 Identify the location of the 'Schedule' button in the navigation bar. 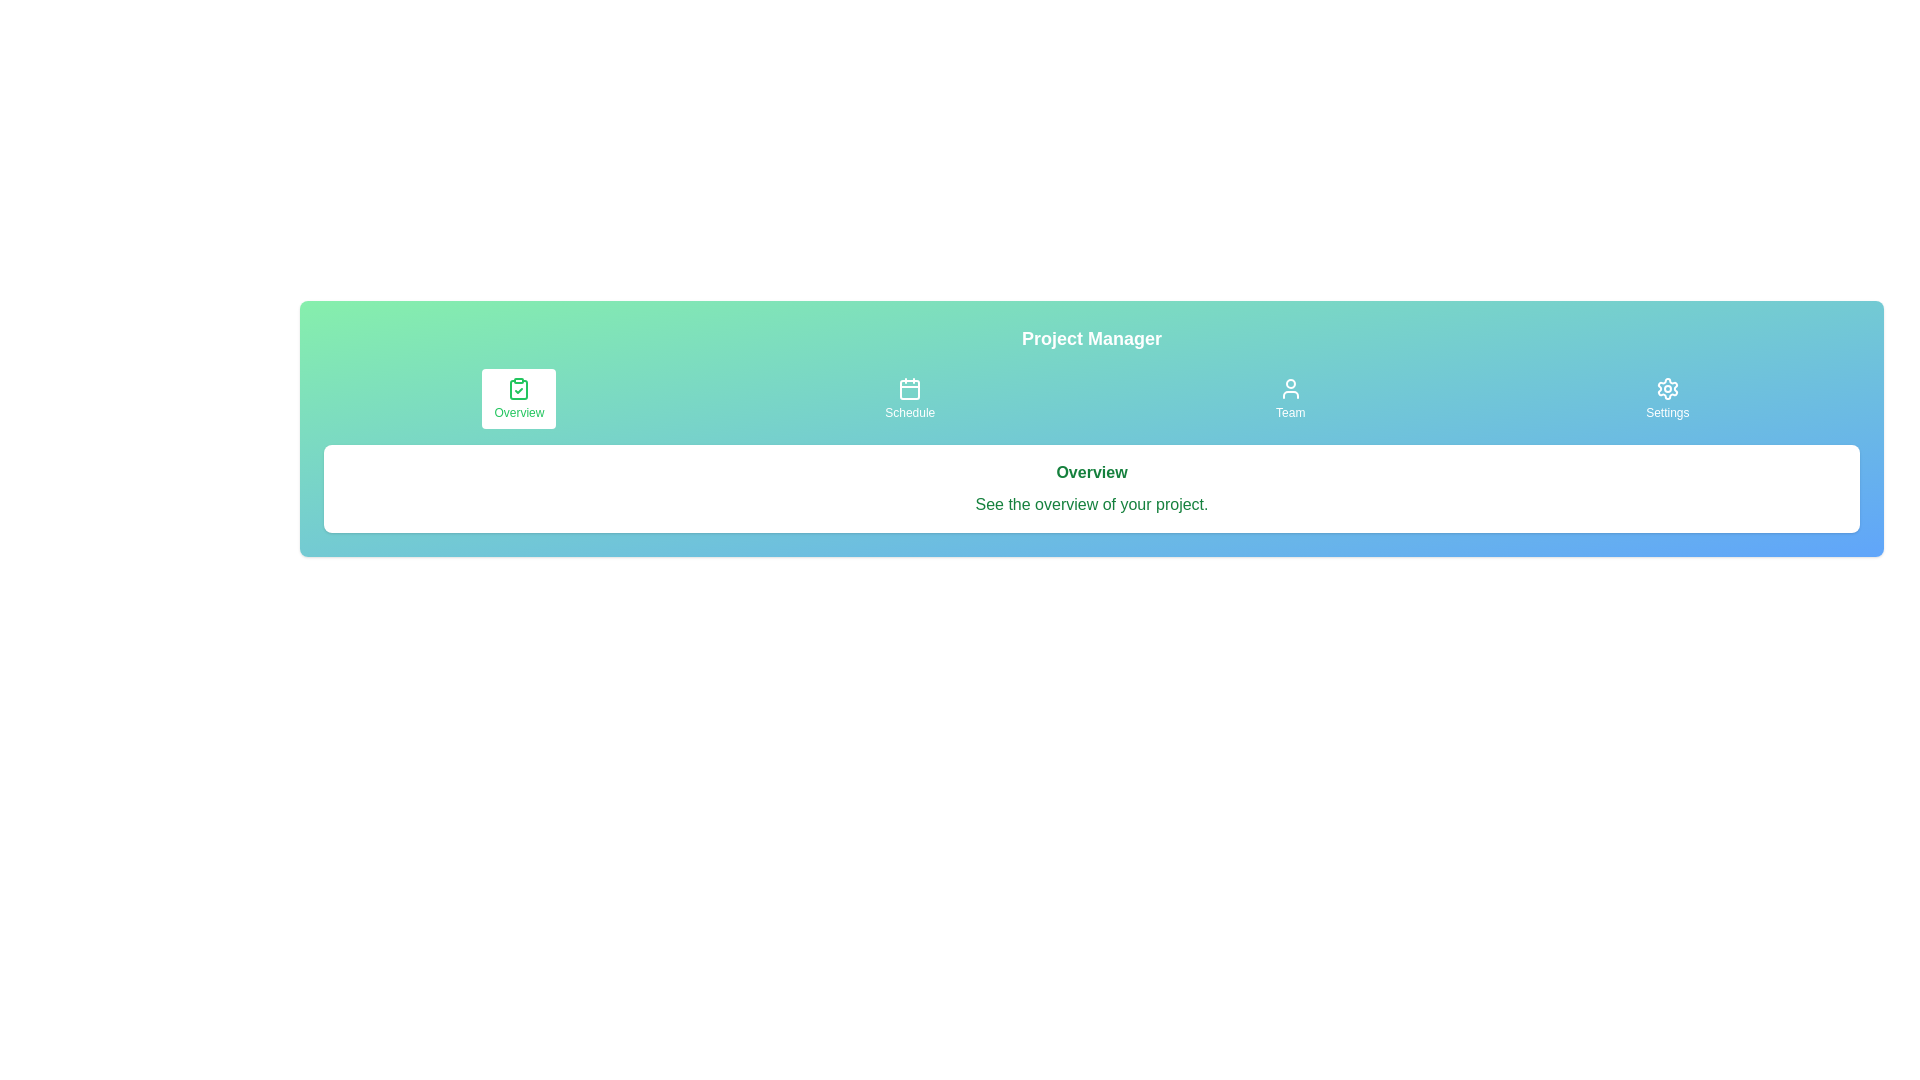
(909, 398).